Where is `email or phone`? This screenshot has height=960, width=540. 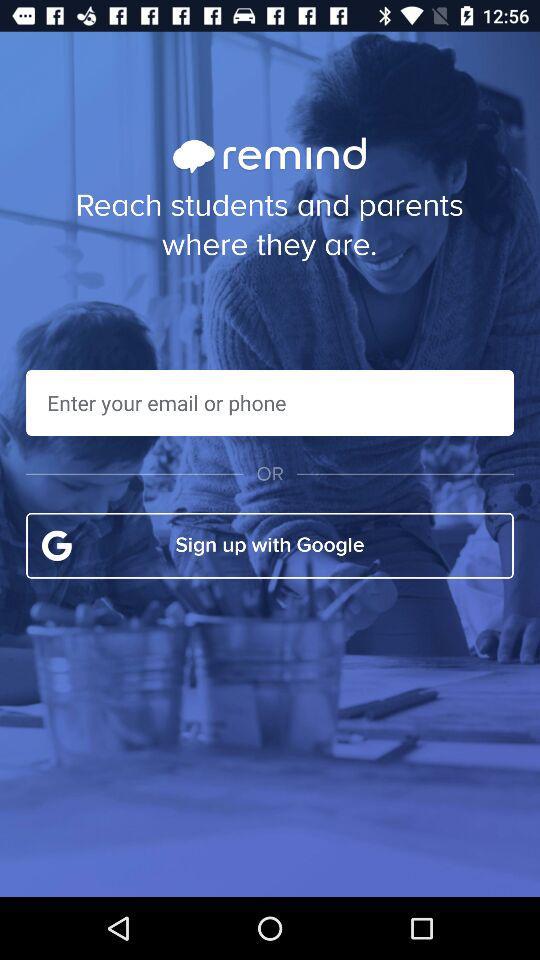 email or phone is located at coordinates (270, 401).